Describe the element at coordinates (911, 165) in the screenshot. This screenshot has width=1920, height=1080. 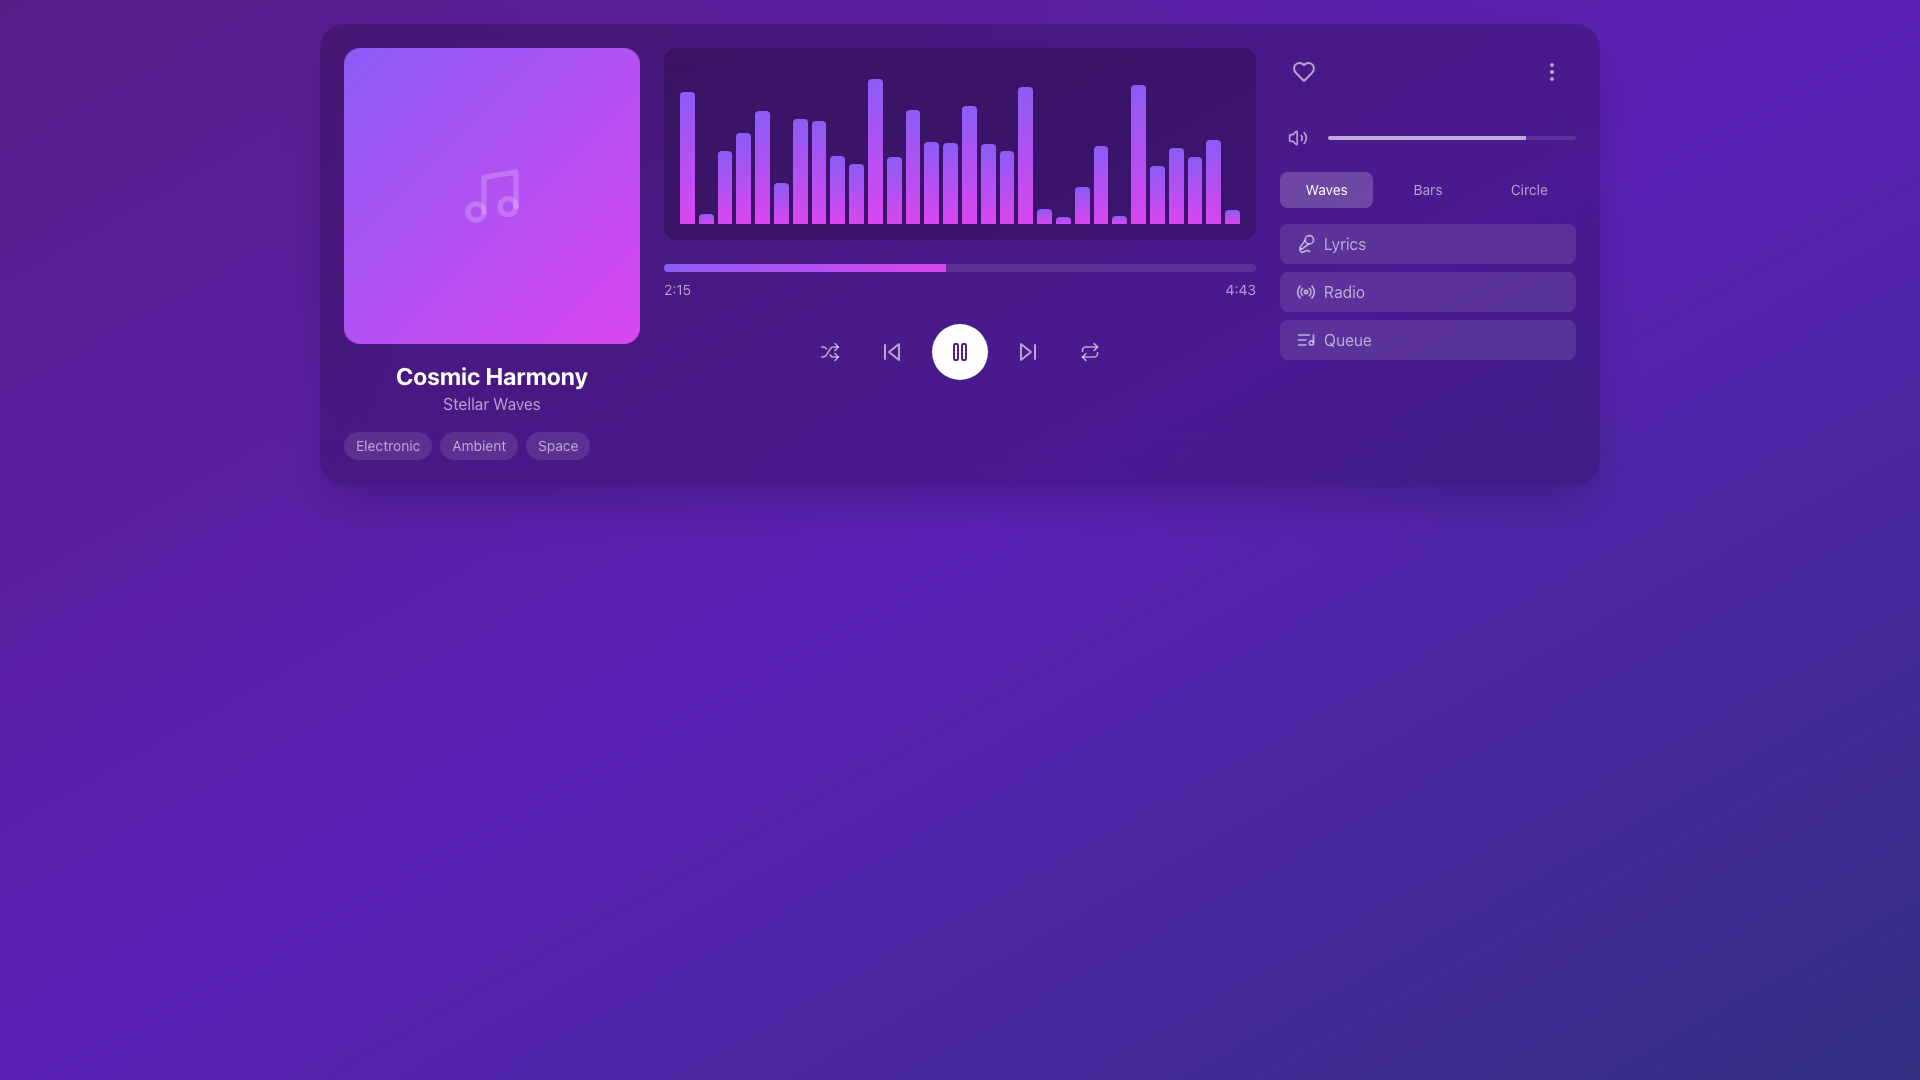
I see `data changes on the vertical bar in the bar chart that has a gradient color from fuchsia at the bottom to violet at the top, positioned towards the center of the chart area` at that location.